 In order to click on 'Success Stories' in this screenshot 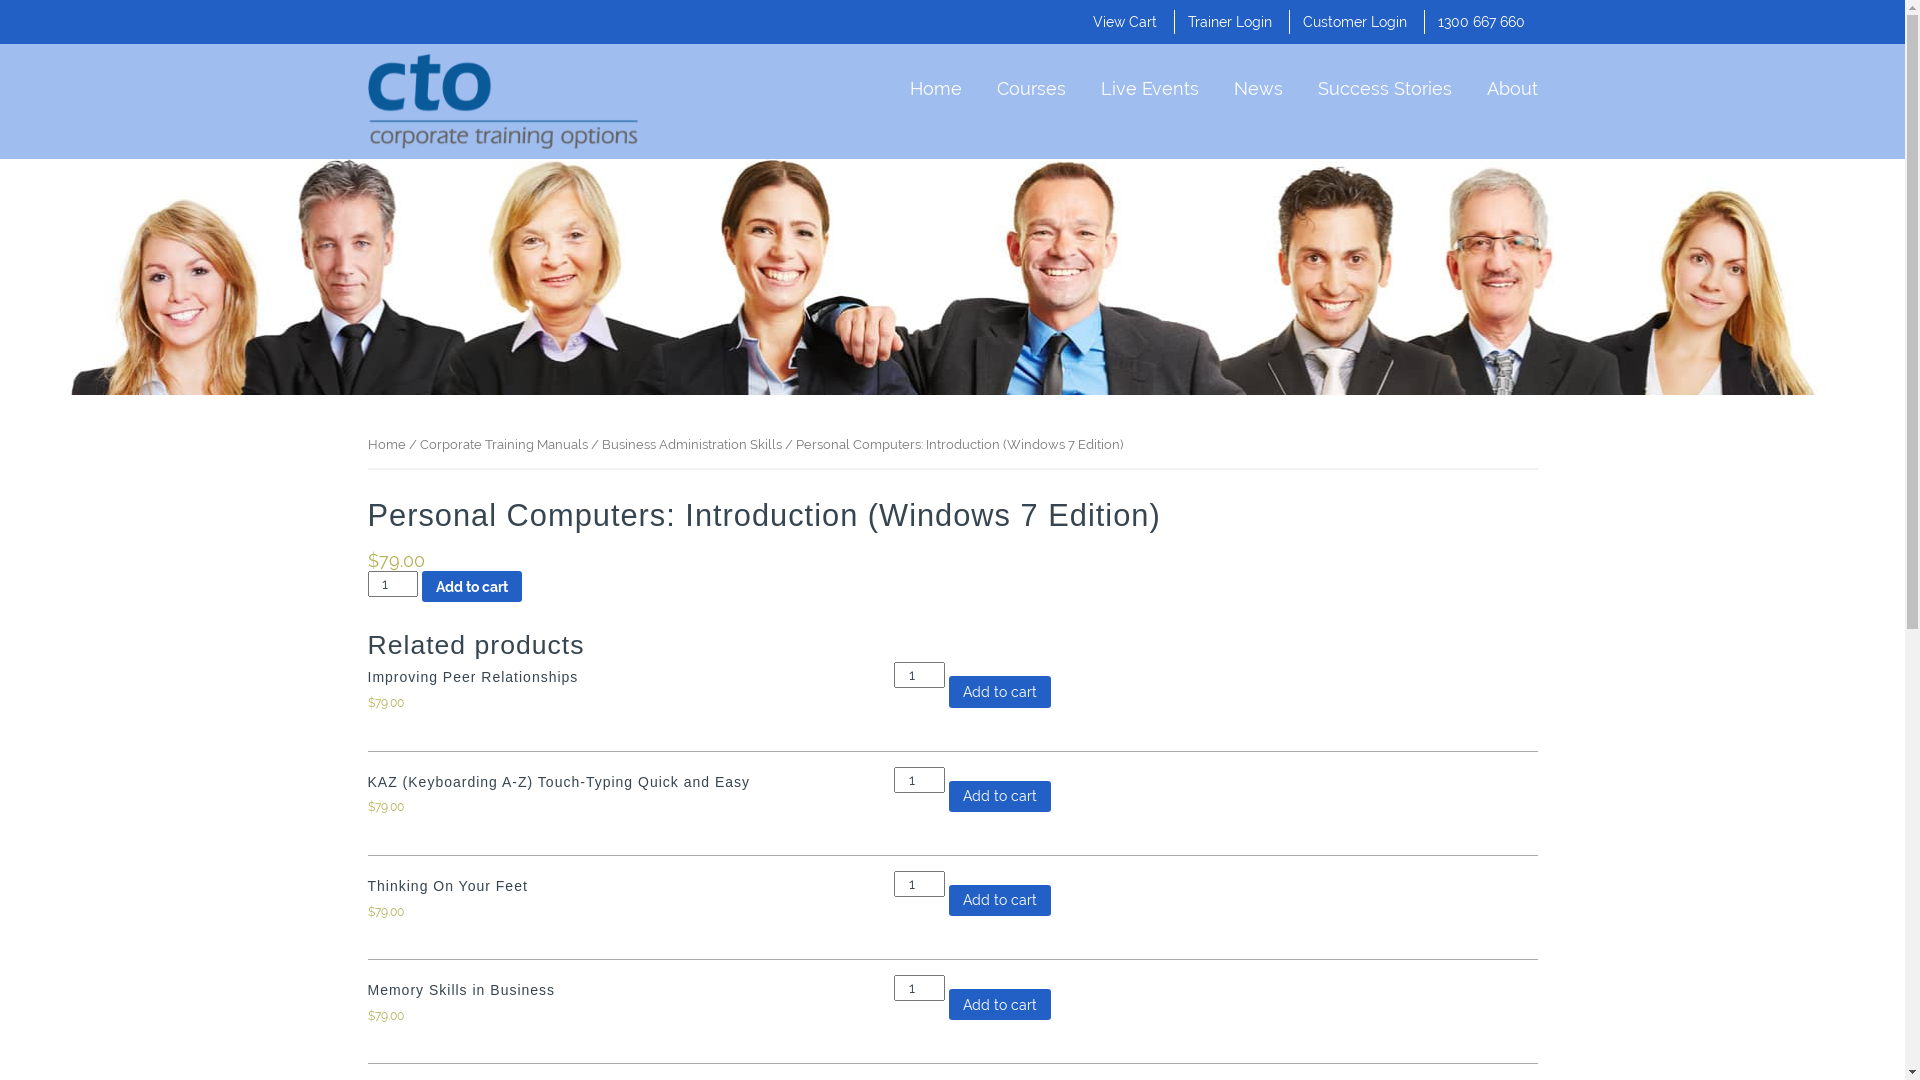, I will do `click(1384, 84)`.